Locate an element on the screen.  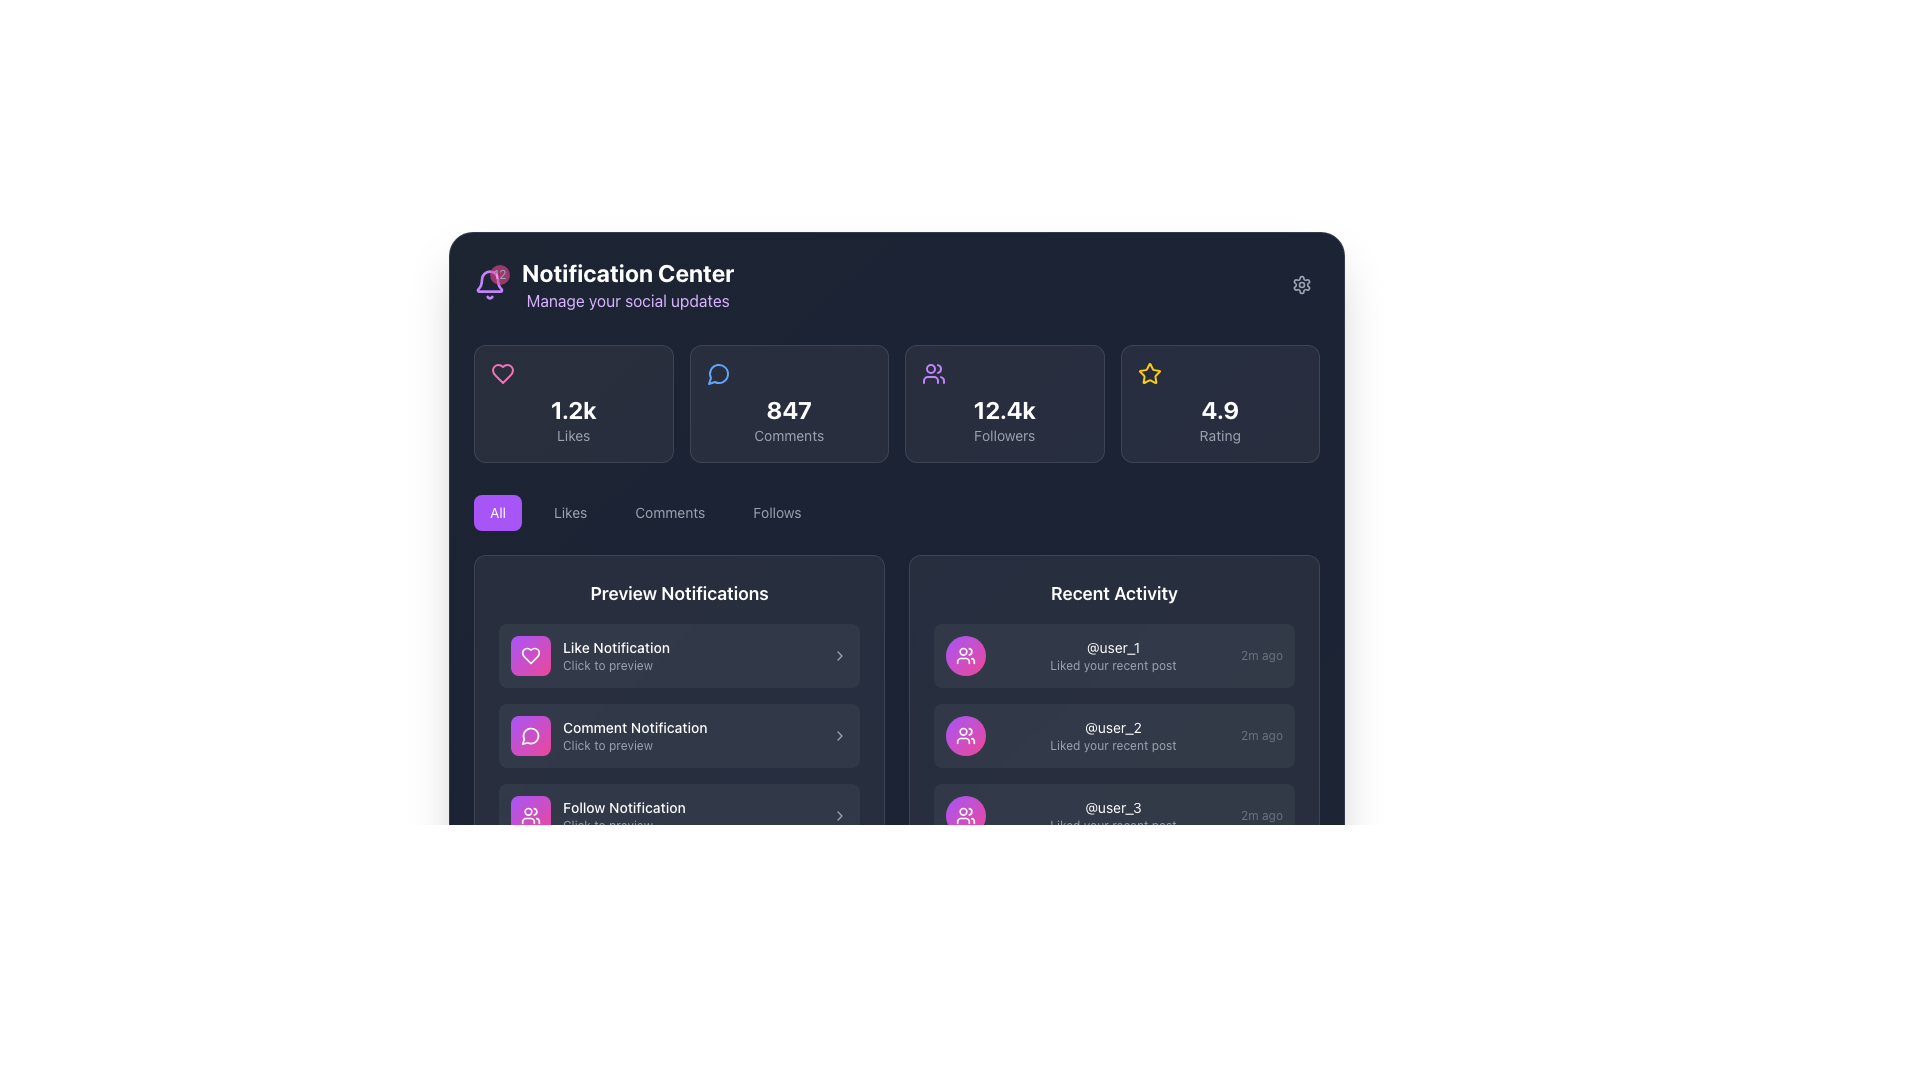
the 'Notification Center' text display element, which features a bold white header and a smaller purple subtitle, located in the top-left section of the interface is located at coordinates (627, 285).